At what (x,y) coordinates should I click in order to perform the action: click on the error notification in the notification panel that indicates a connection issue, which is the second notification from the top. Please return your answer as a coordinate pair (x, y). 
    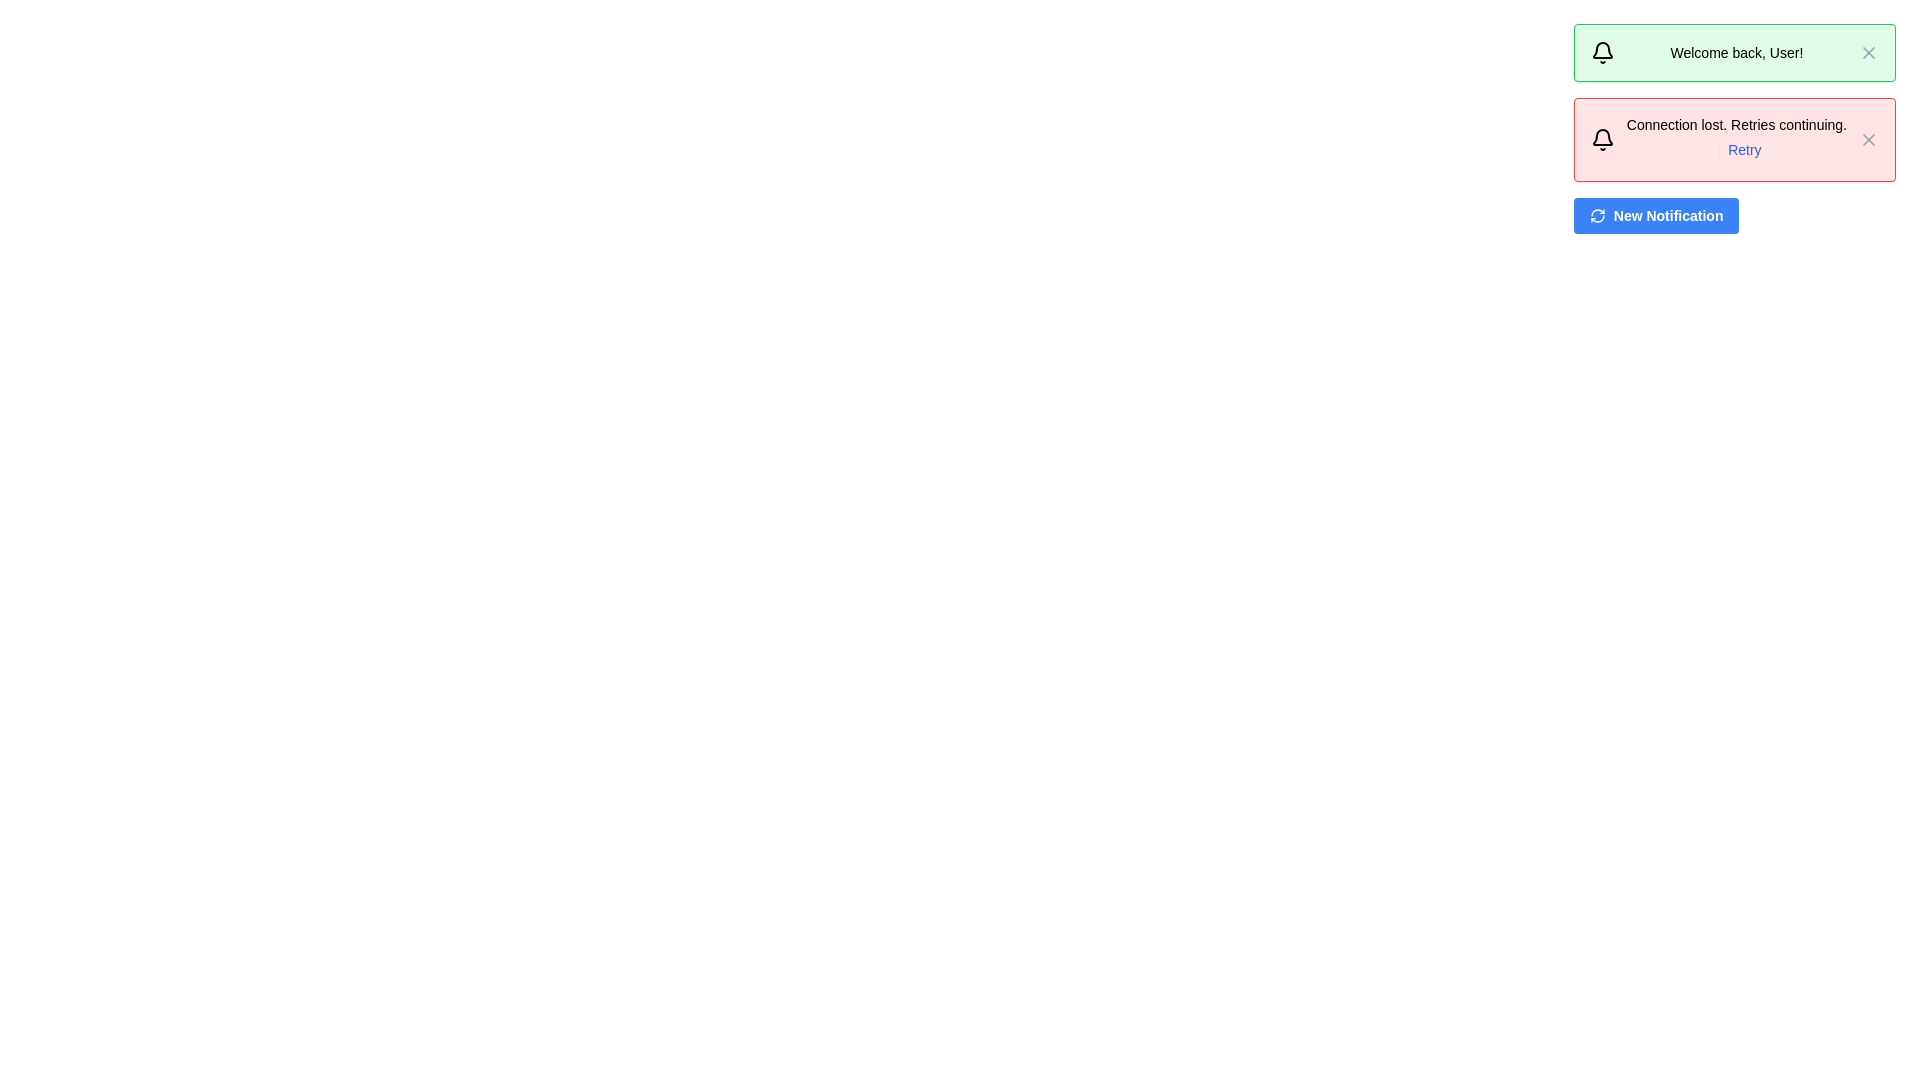
    Looking at the image, I should click on (1733, 128).